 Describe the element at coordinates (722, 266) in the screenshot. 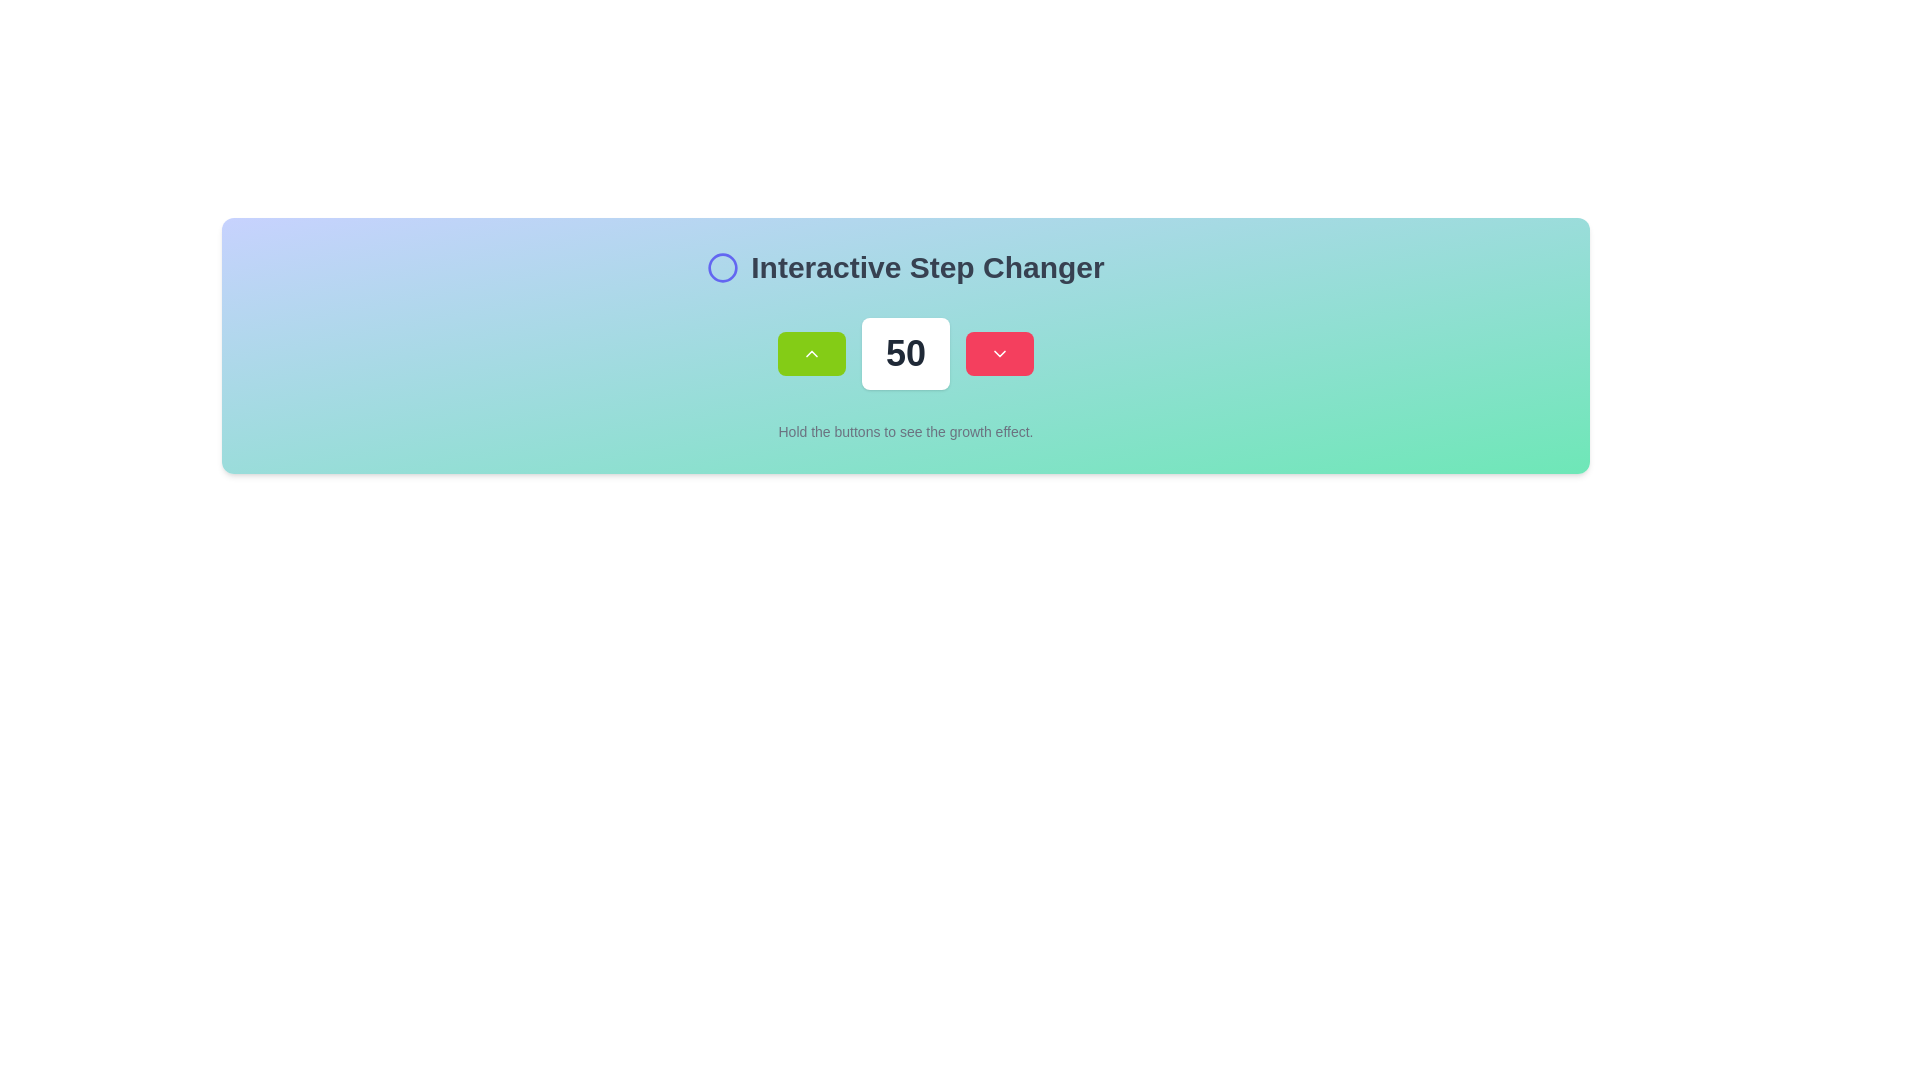

I see `the decorative Circle (SVG) element located to the left of the 'Interactive Step Changer' label` at that location.